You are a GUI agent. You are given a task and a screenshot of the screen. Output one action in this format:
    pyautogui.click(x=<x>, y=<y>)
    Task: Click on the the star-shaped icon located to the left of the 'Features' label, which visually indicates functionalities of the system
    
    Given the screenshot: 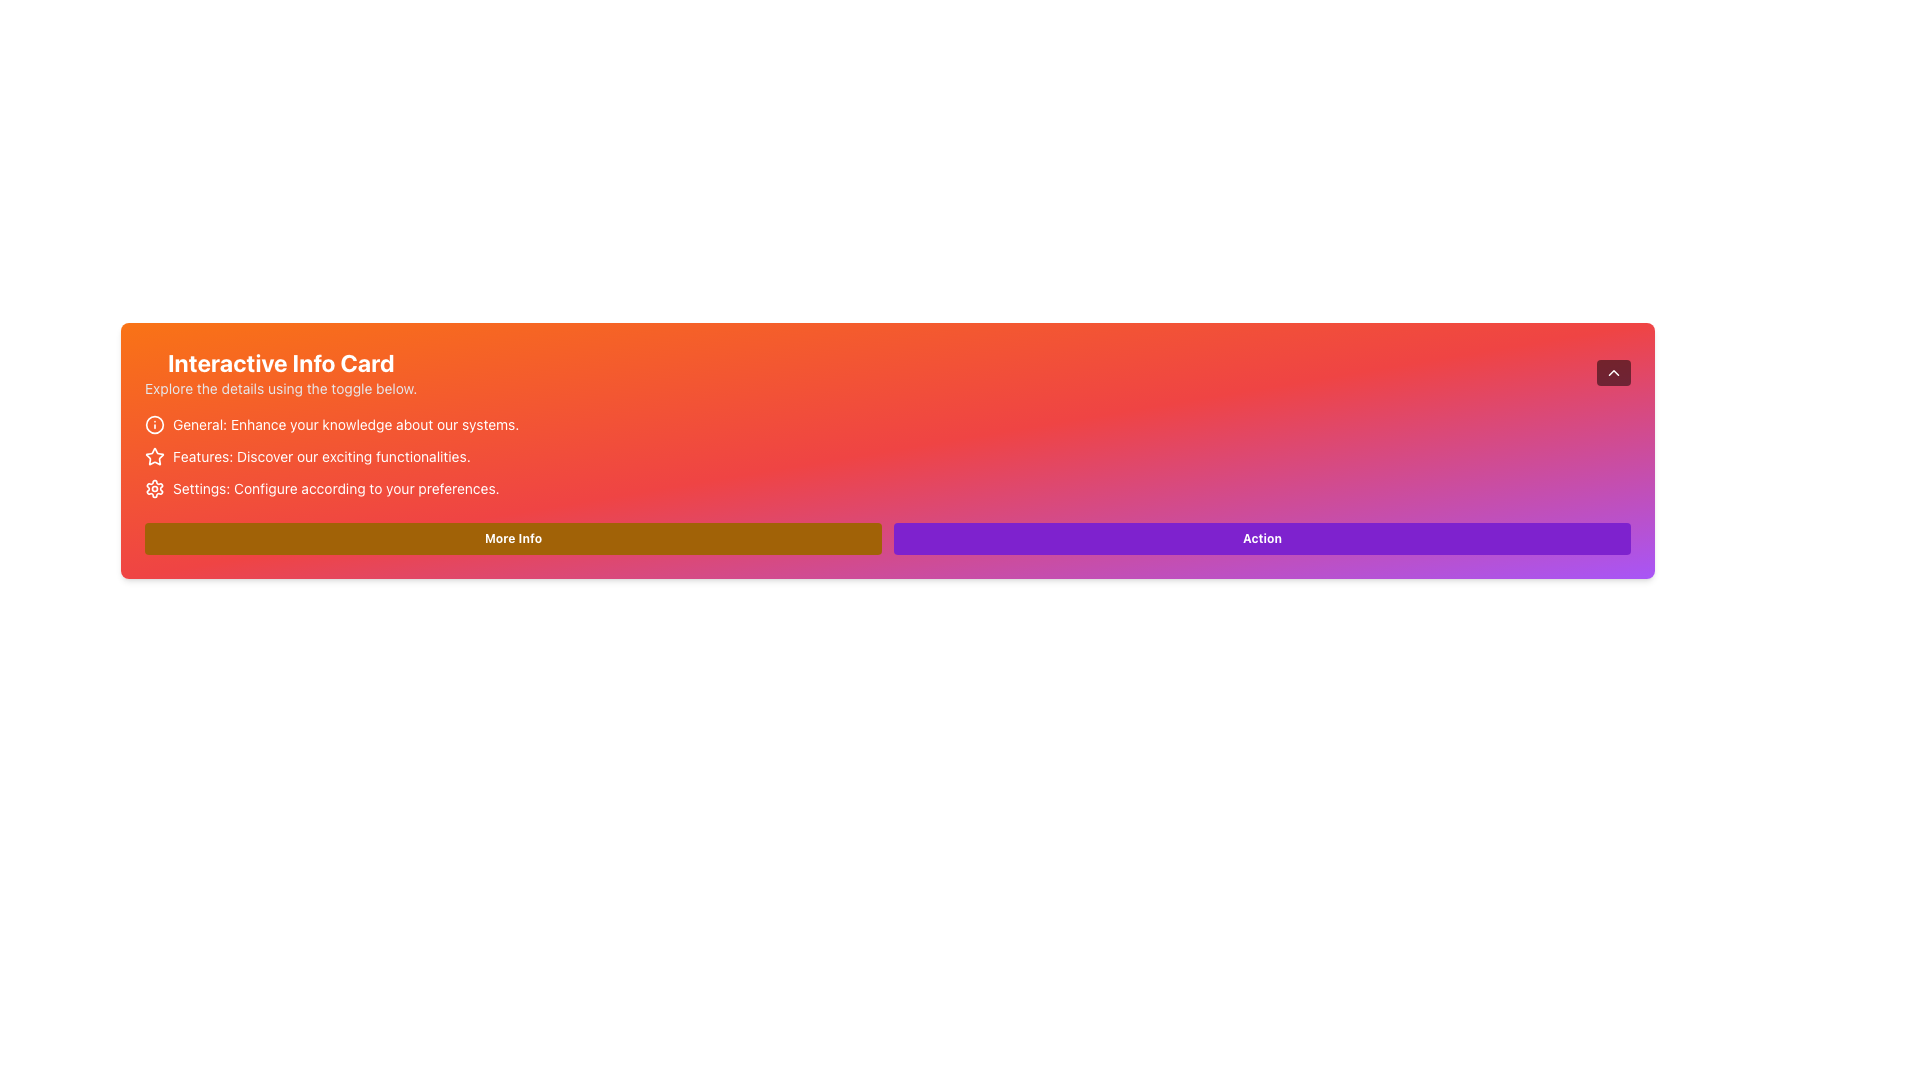 What is the action you would take?
    pyautogui.click(x=153, y=456)
    